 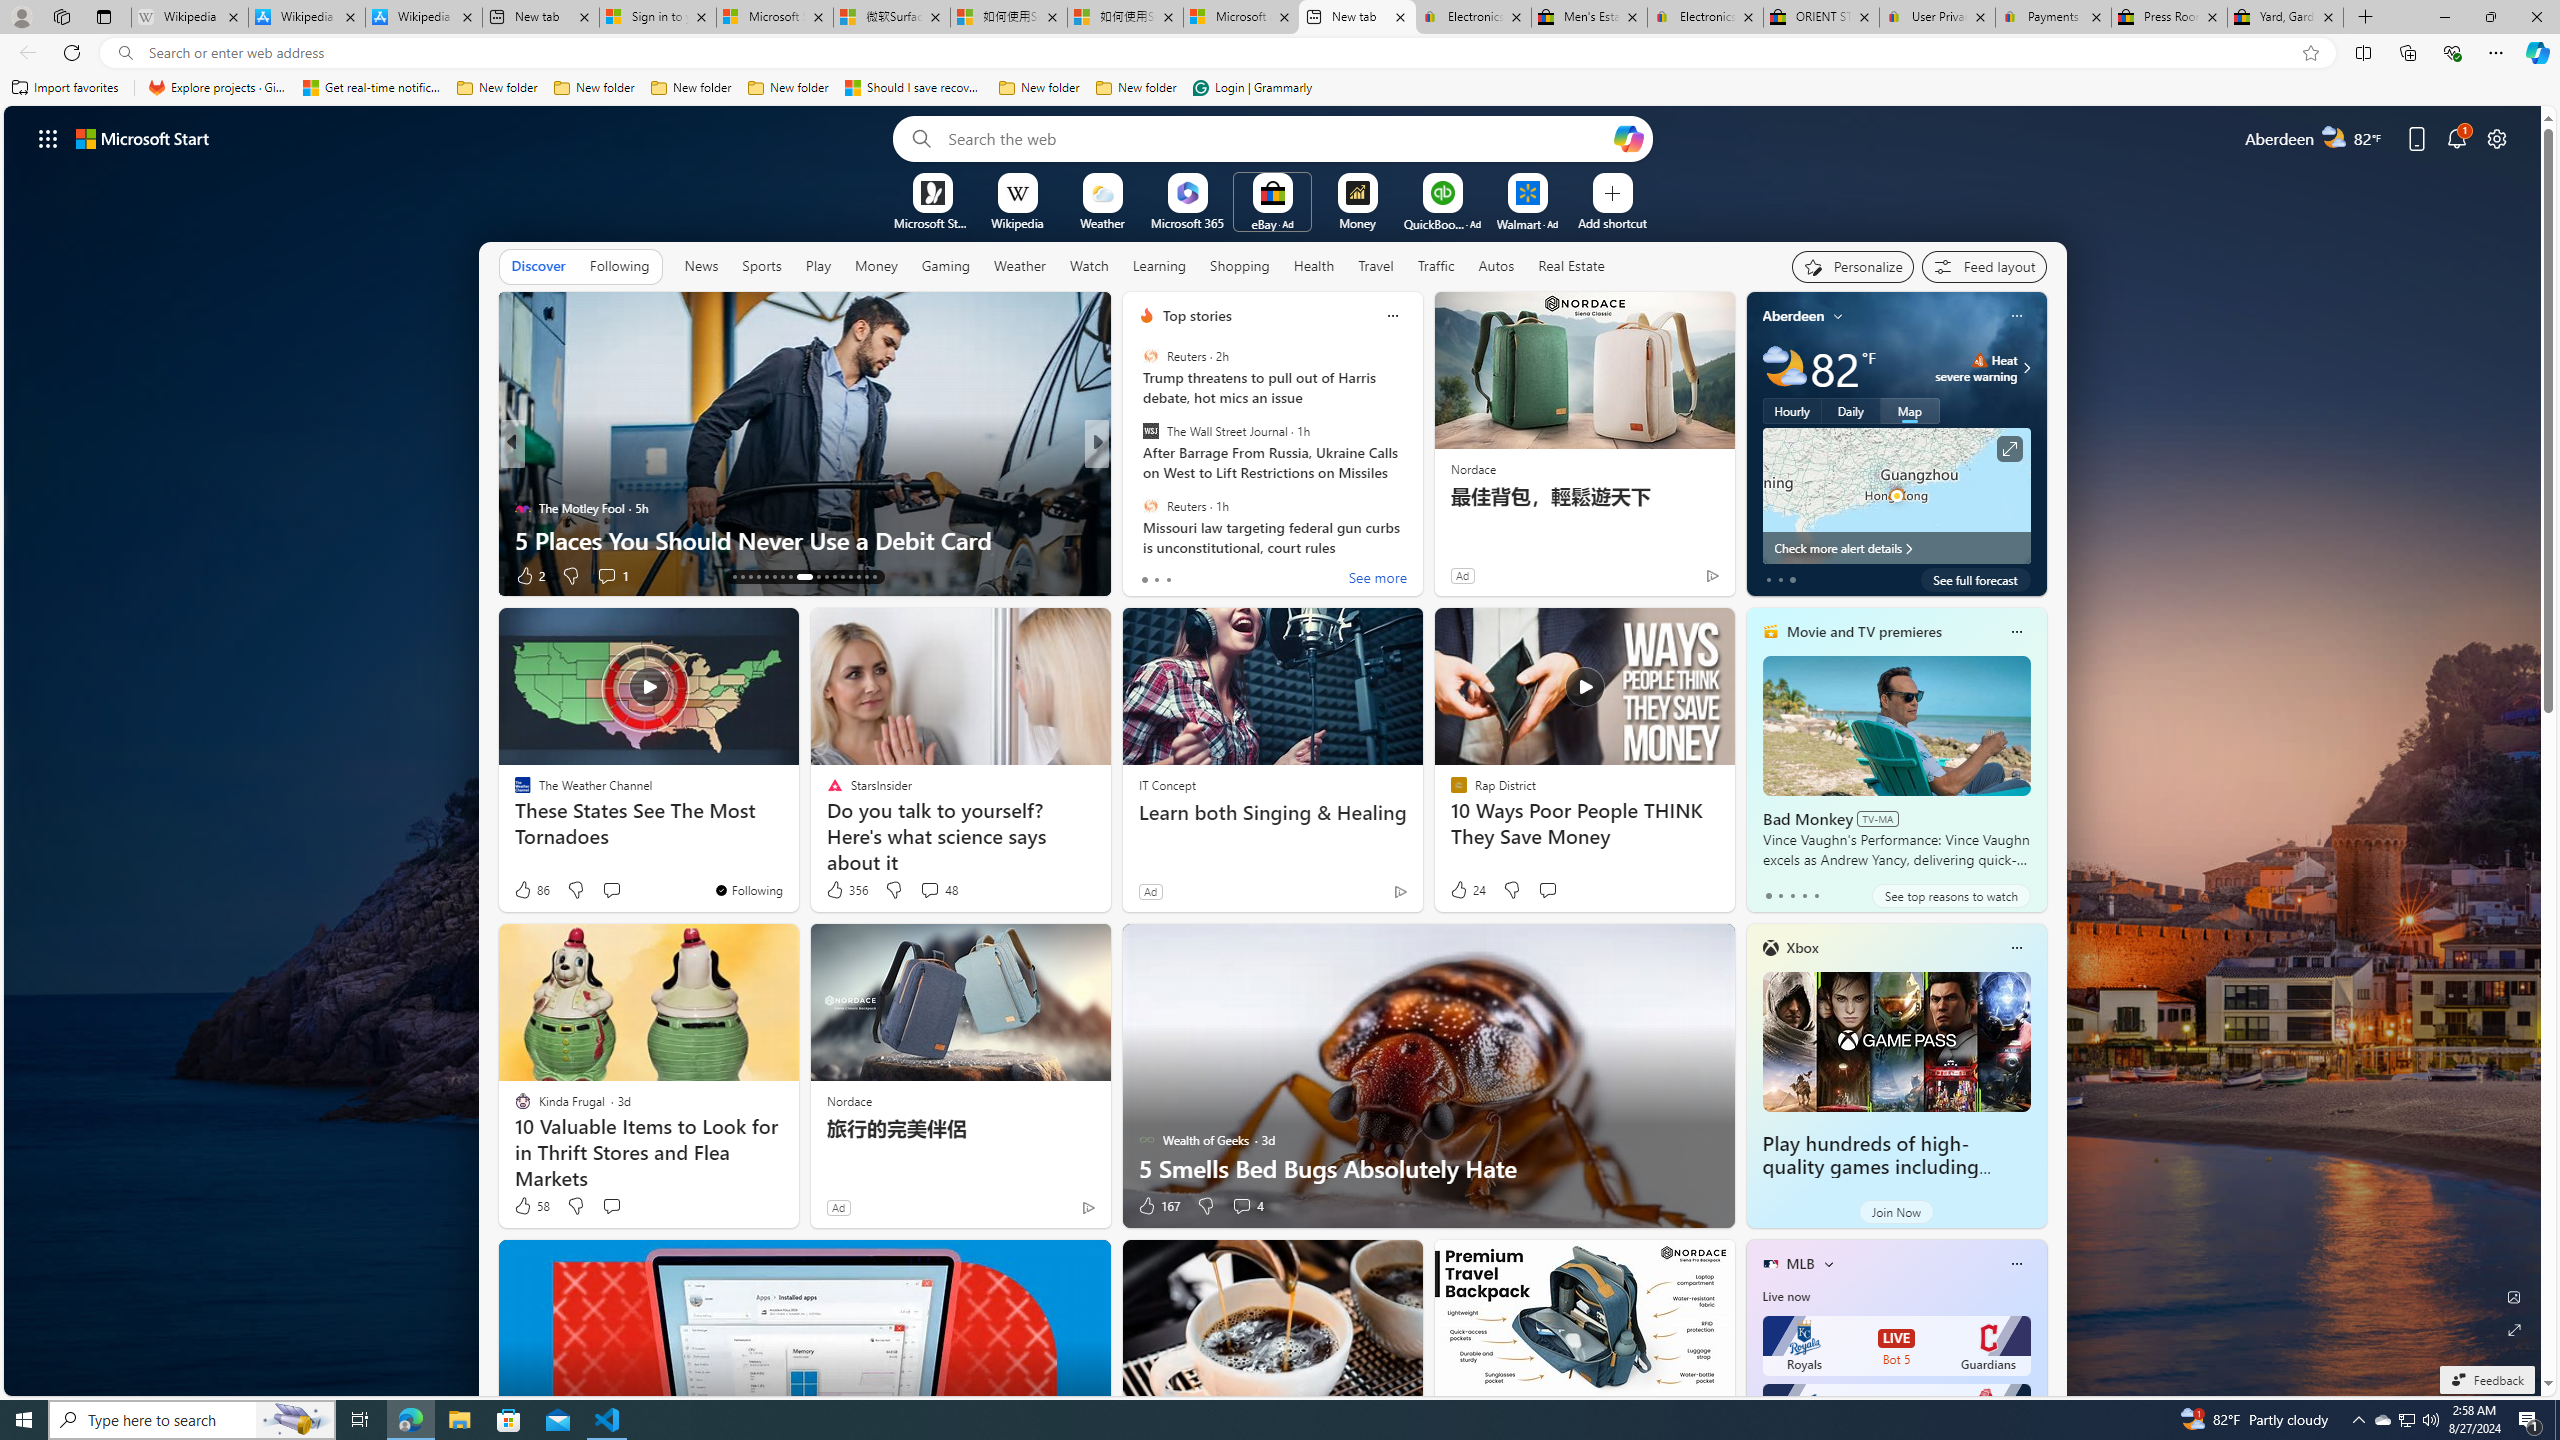 What do you see at coordinates (929, 888) in the screenshot?
I see `'View comments 48 Comment'` at bounding box center [929, 888].